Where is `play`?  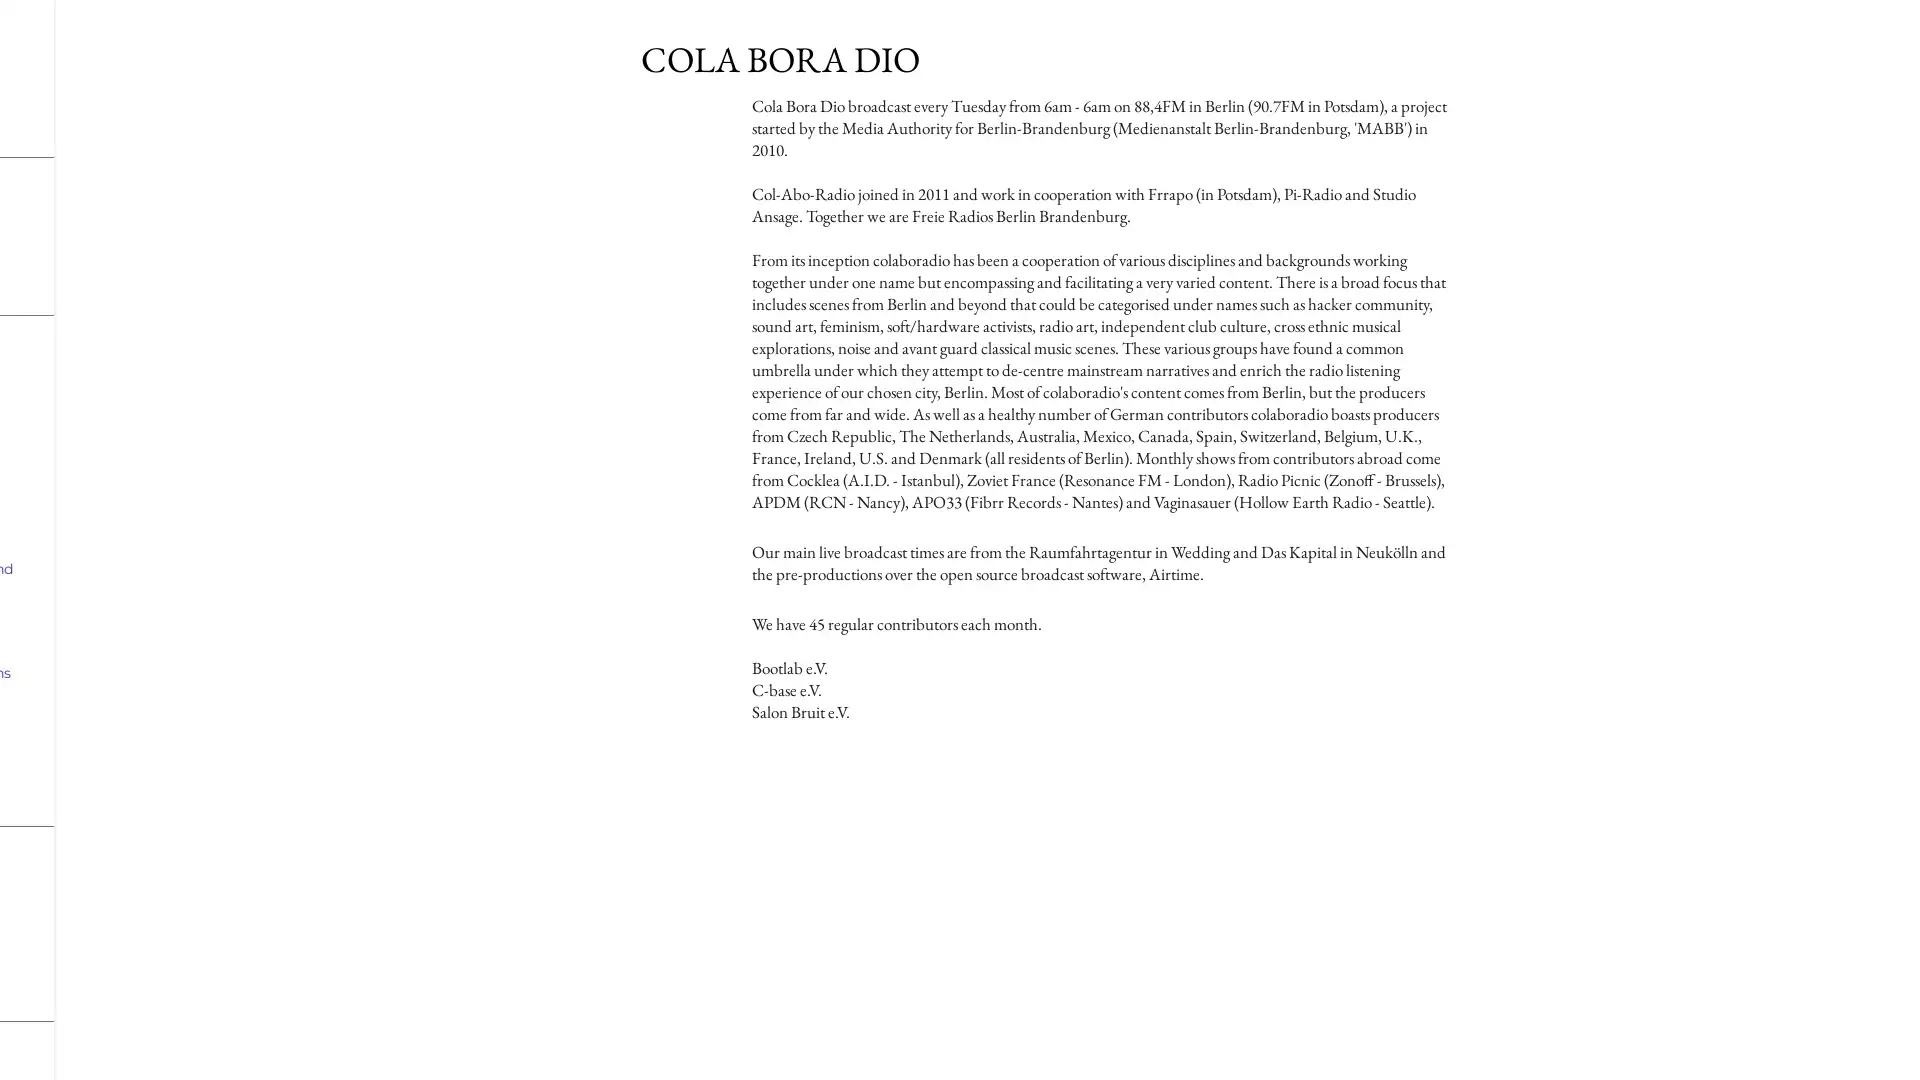
play is located at coordinates (66, 242).